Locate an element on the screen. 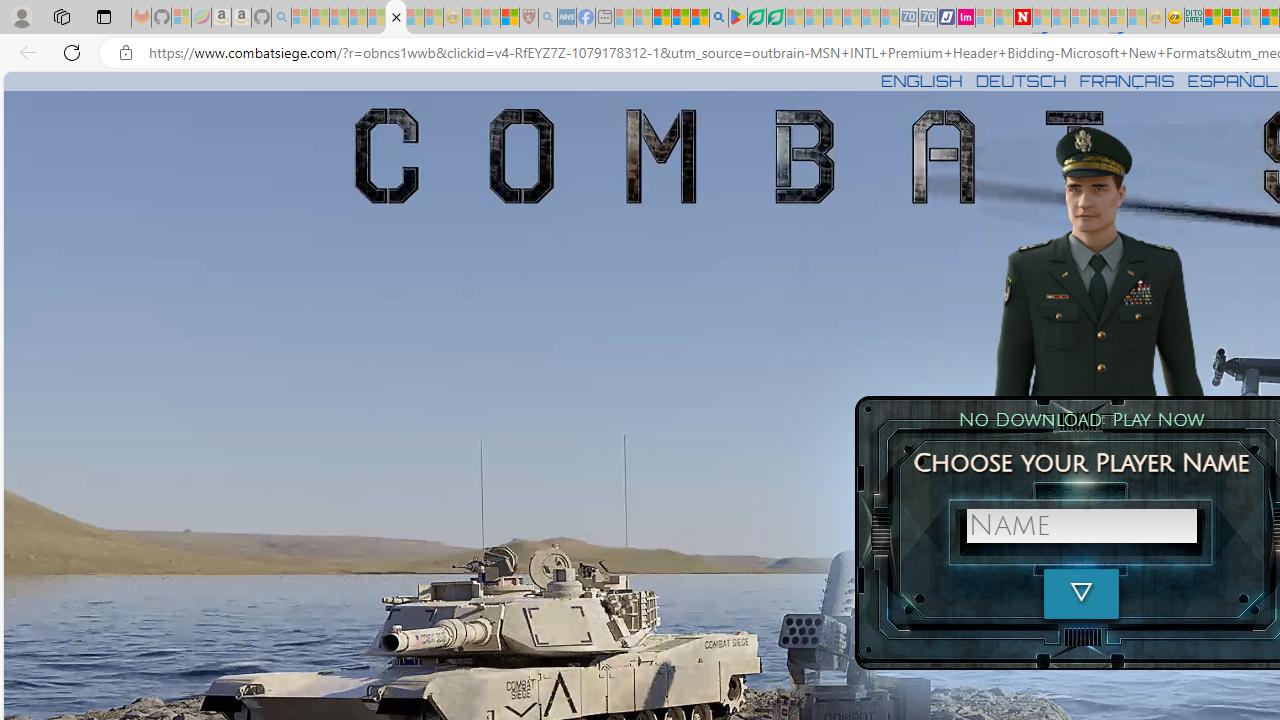 The height and width of the screenshot is (720, 1280). 'Terms of Use Agreement' is located at coordinates (755, 17).